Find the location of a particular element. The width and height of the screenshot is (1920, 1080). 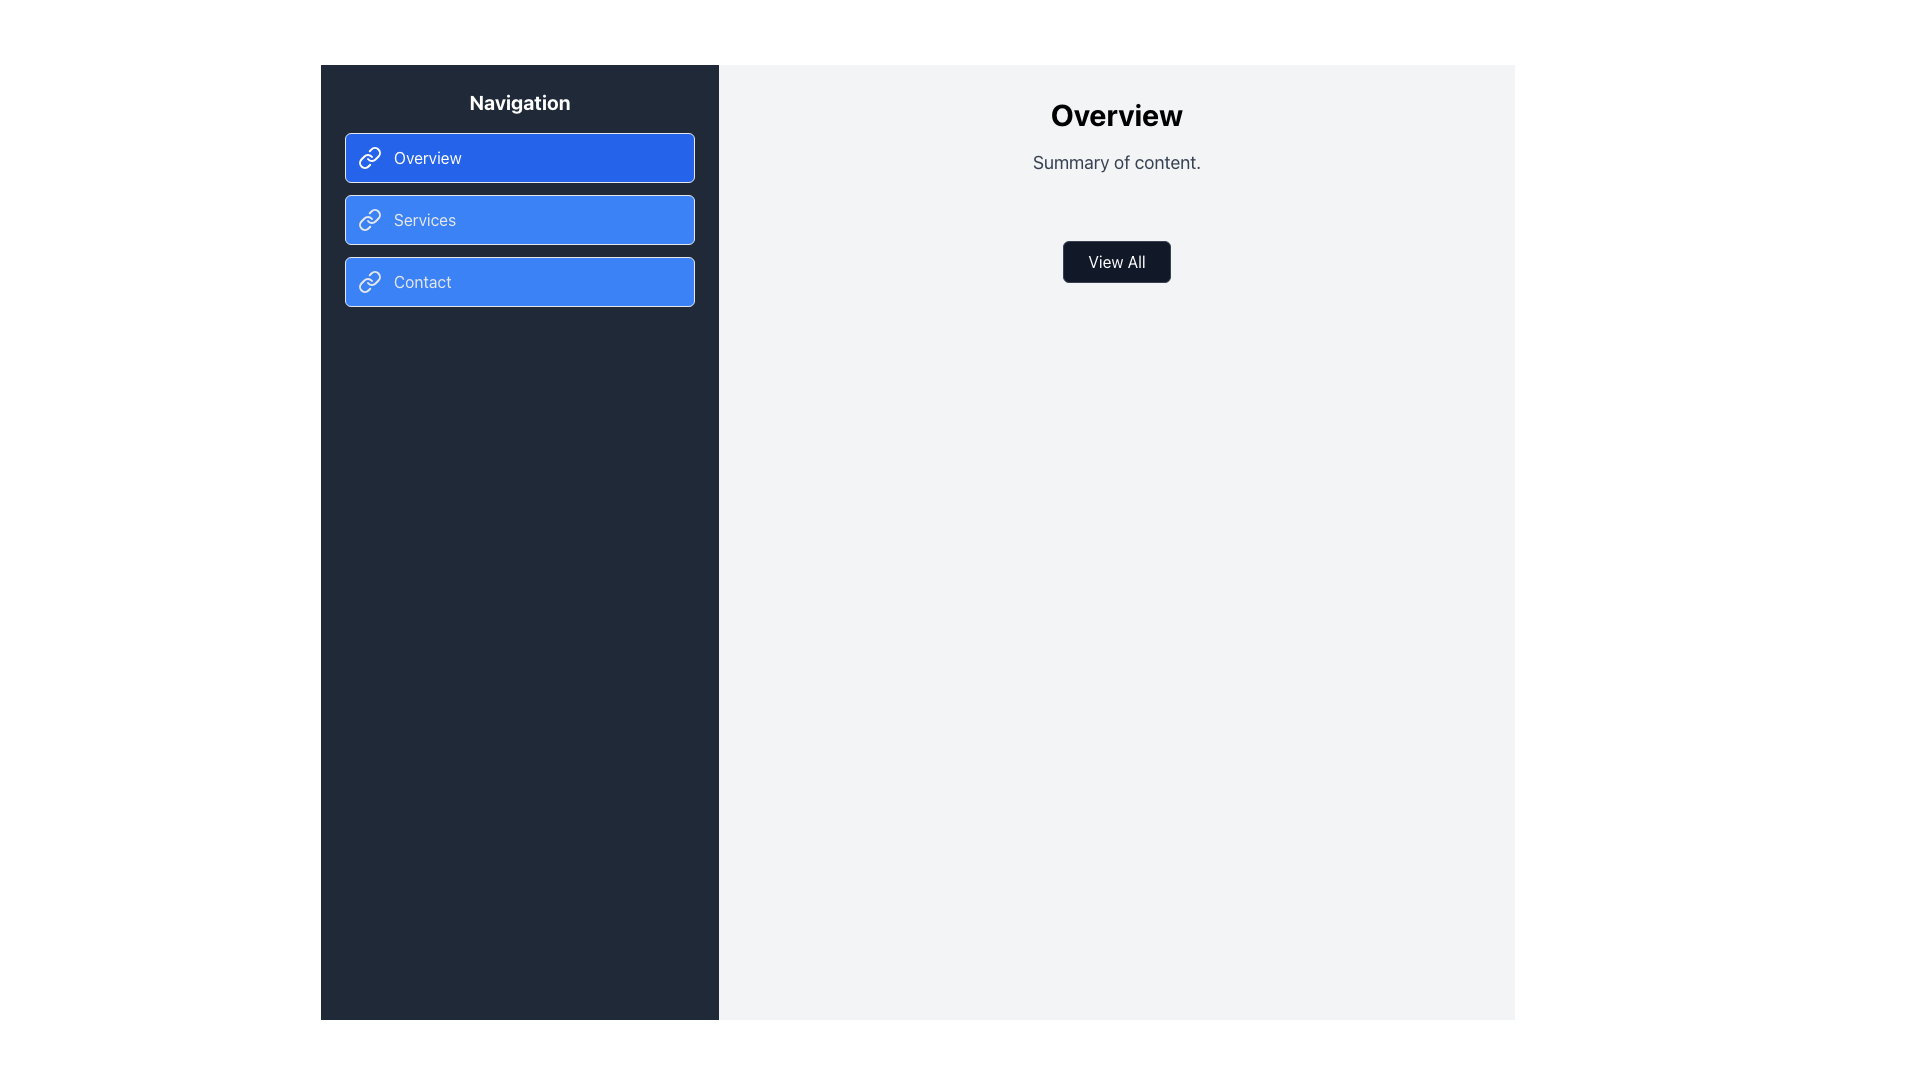

the static text element that provides a brief description in the 'Overview' section, located below the 'Overview' heading is located at coordinates (1116, 161).